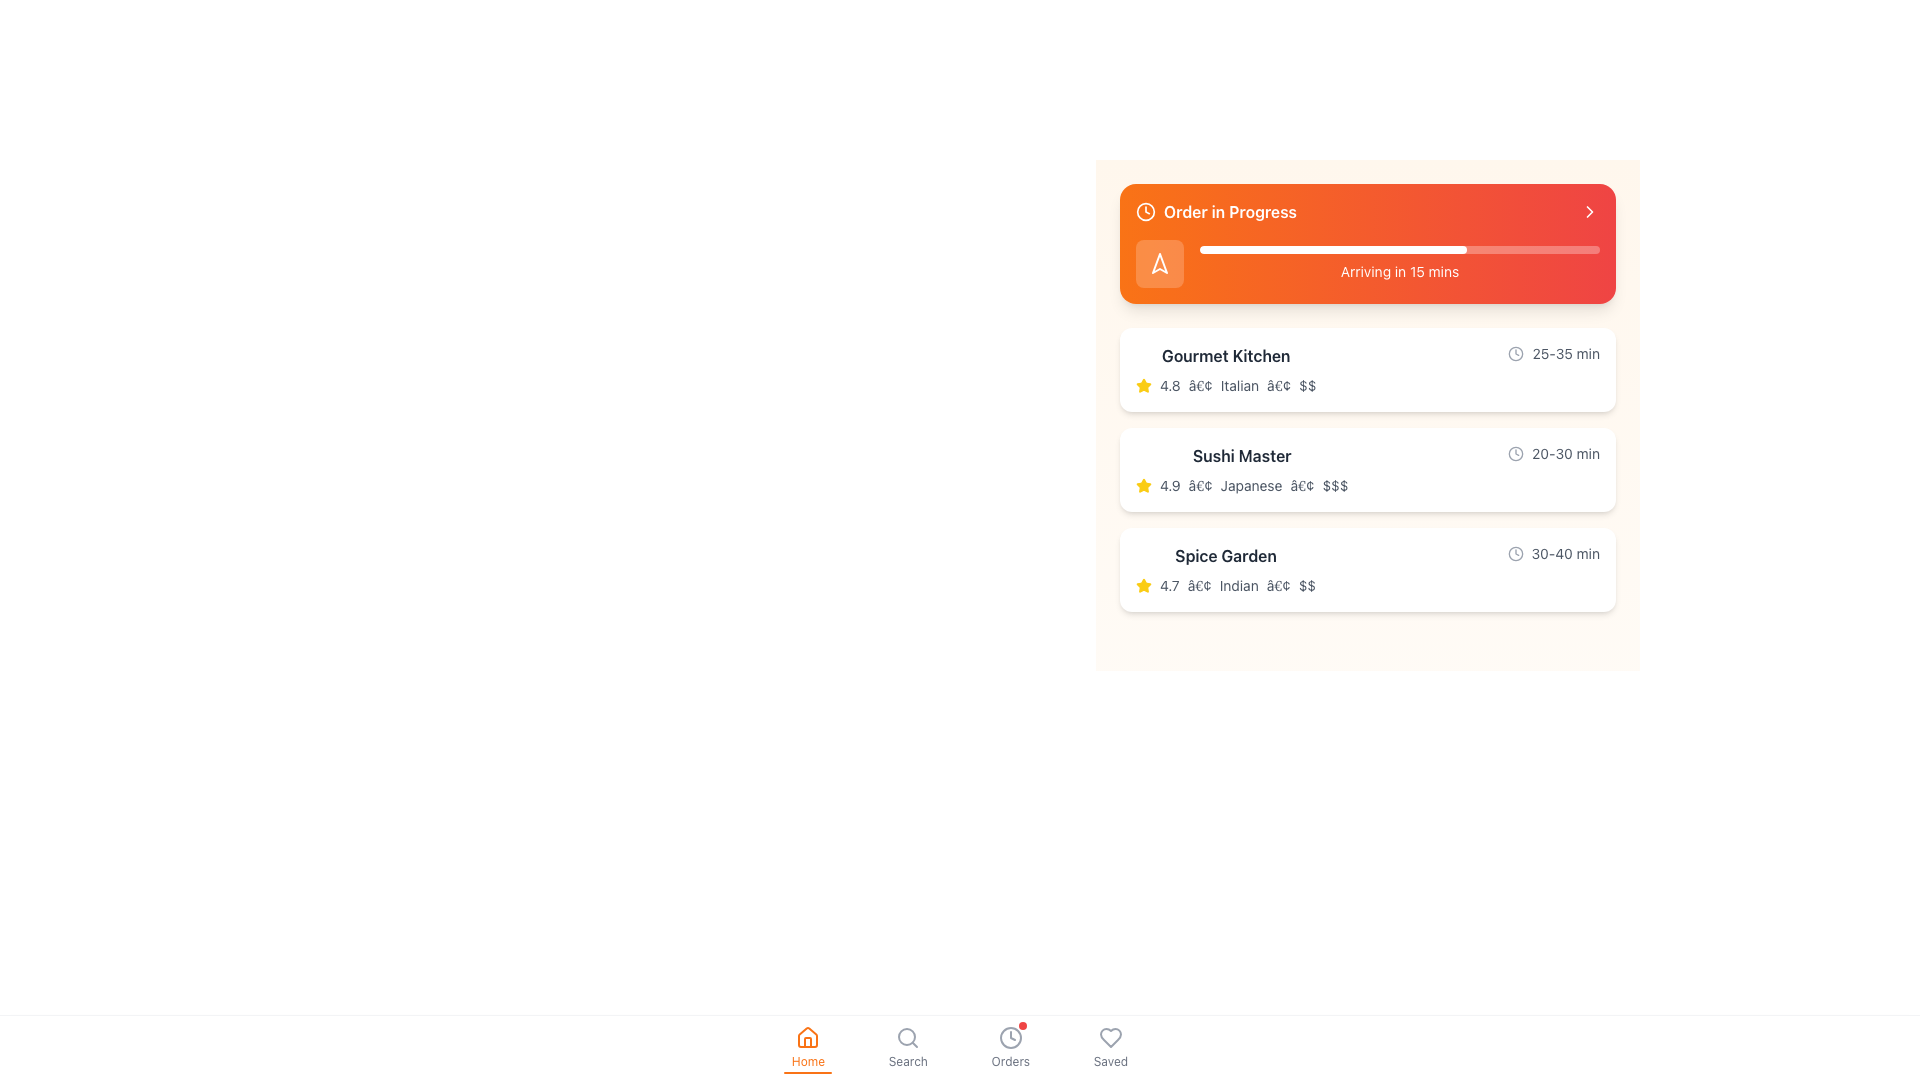 This screenshot has height=1080, width=1920. What do you see at coordinates (1515, 554) in the screenshot?
I see `the timing indicator icon located to the right of the 'Spice Garden' entry, adjacent to the '30-40 min' text in the list of options` at bounding box center [1515, 554].